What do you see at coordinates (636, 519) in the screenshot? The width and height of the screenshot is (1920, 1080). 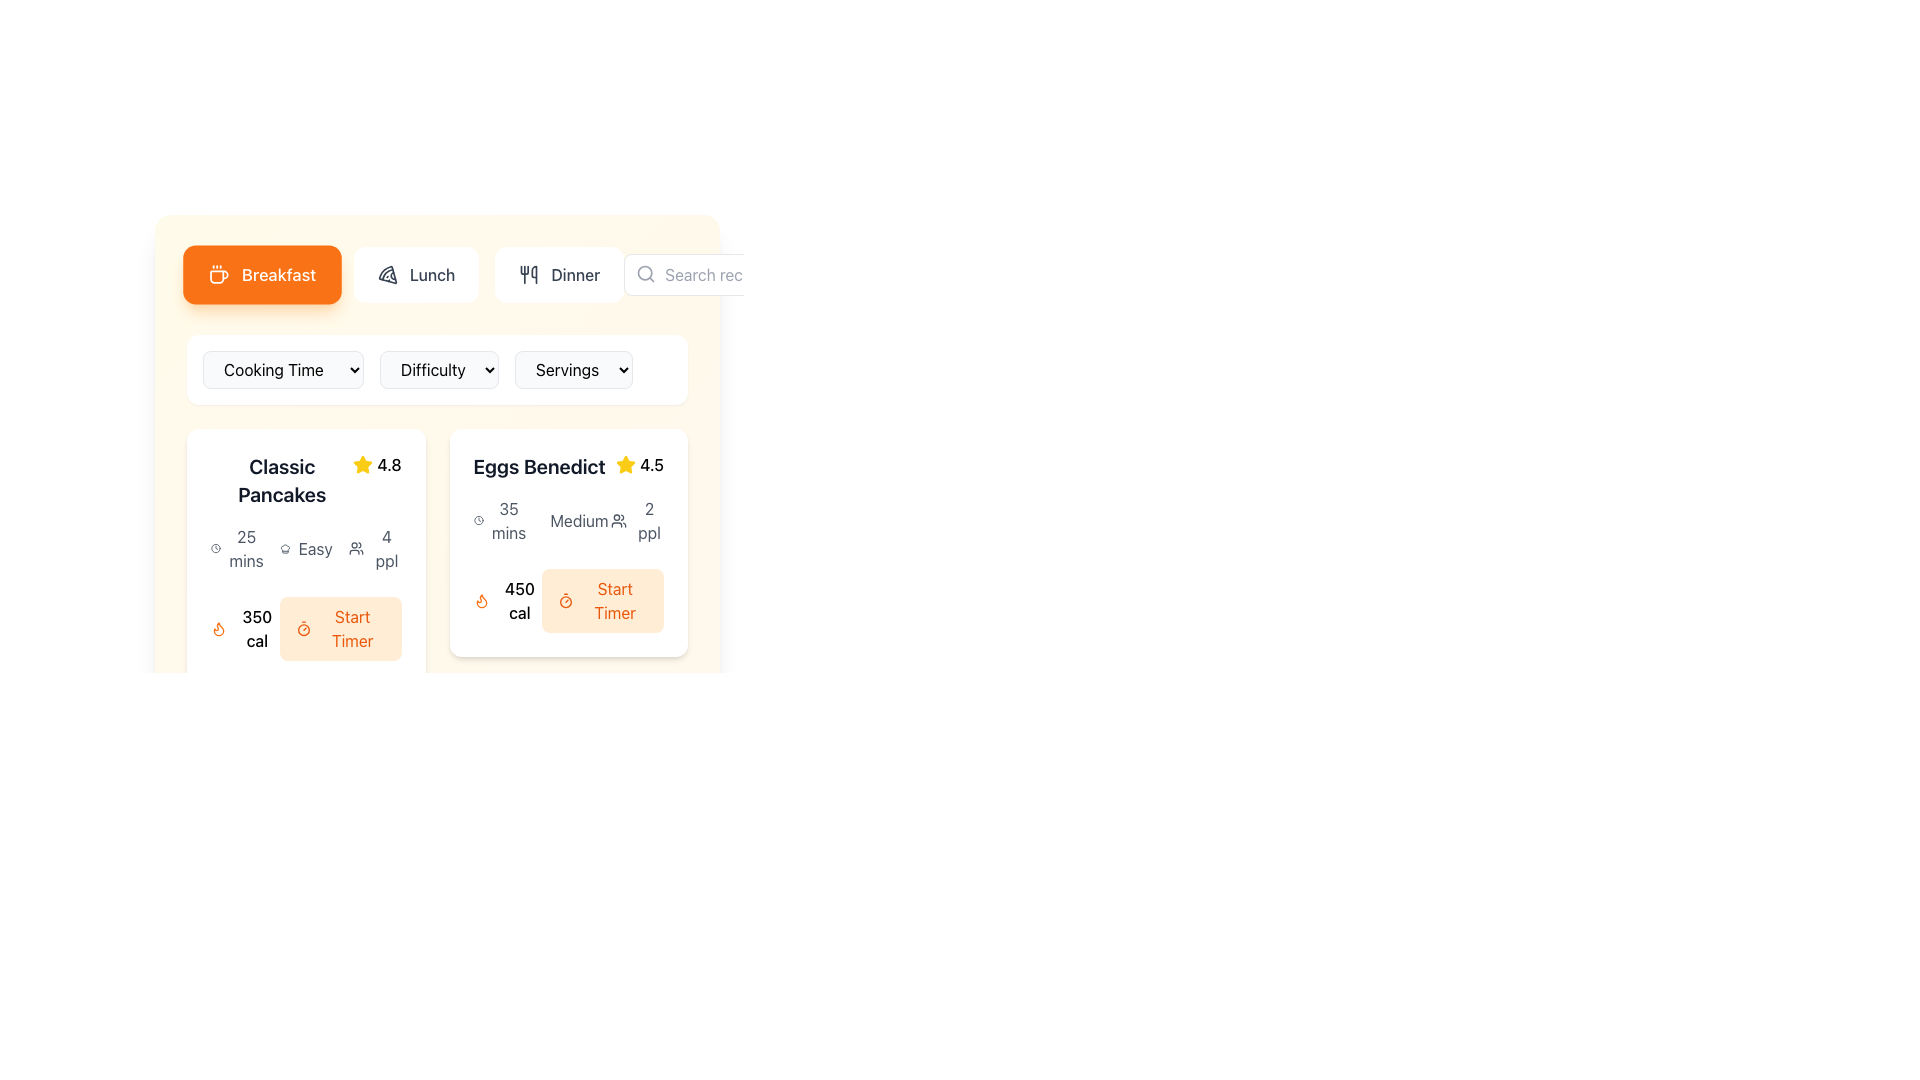 I see `the text label displaying '2 ppl' with an icon of two stylized human figures, located in the bottom-right section of the card for 'Eggs Benedict', to the right of the 'Medium' difficulty and below the '45 mins' cooking time` at bounding box center [636, 519].